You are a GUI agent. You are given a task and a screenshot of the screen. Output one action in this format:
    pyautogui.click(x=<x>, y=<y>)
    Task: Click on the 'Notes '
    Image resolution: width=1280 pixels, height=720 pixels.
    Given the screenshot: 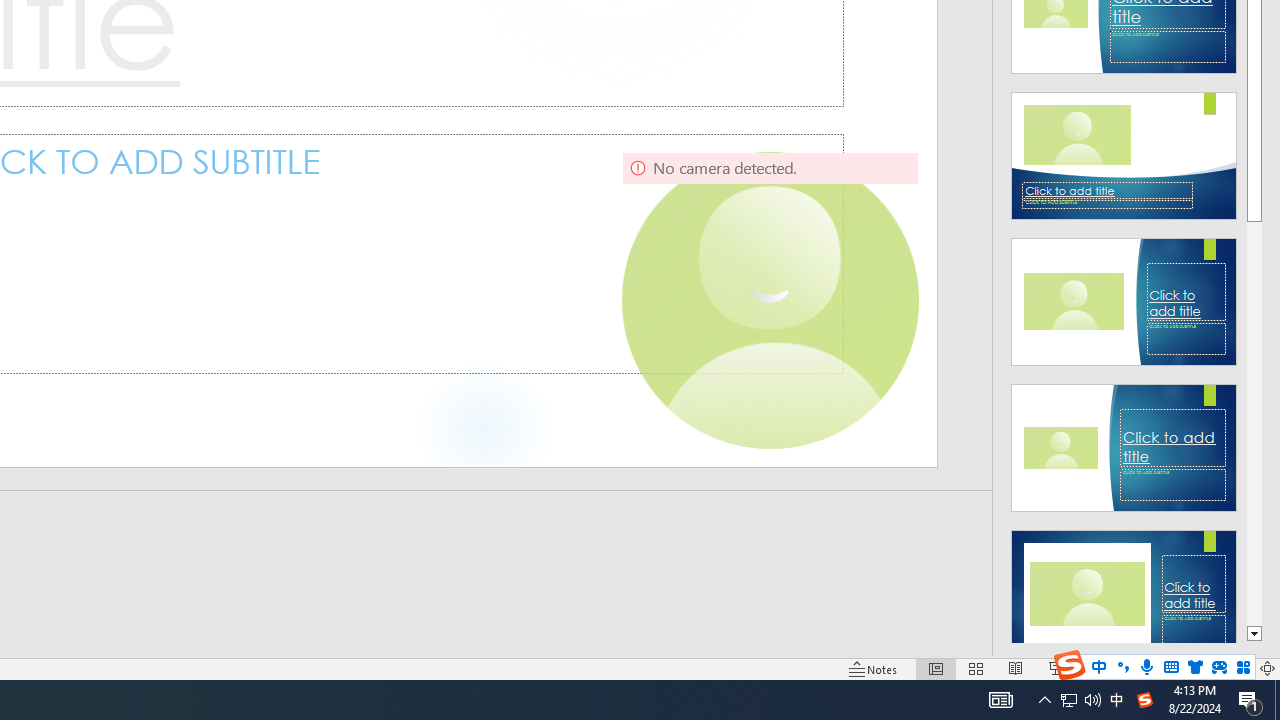 What is the action you would take?
    pyautogui.click(x=874, y=669)
    